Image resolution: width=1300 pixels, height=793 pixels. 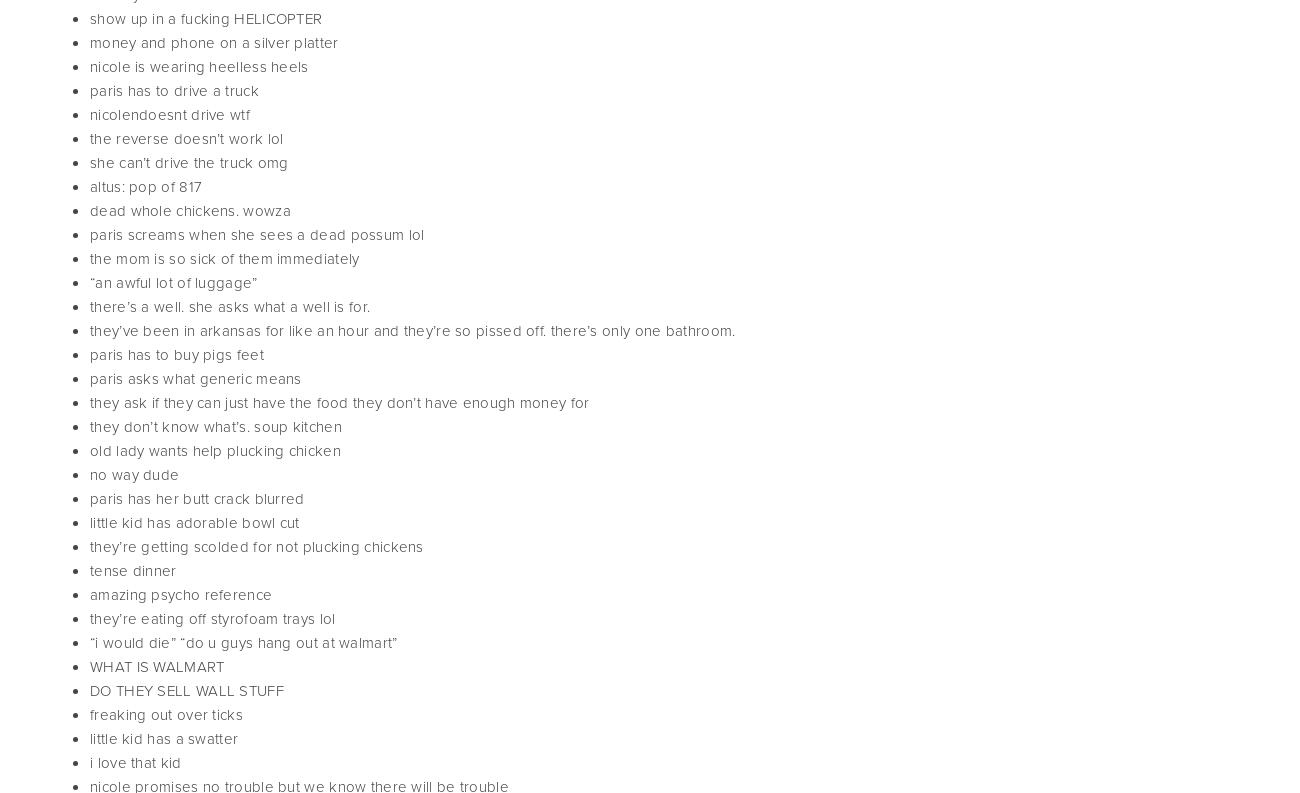 What do you see at coordinates (180, 594) in the screenshot?
I see `'amazing psycho reference'` at bounding box center [180, 594].